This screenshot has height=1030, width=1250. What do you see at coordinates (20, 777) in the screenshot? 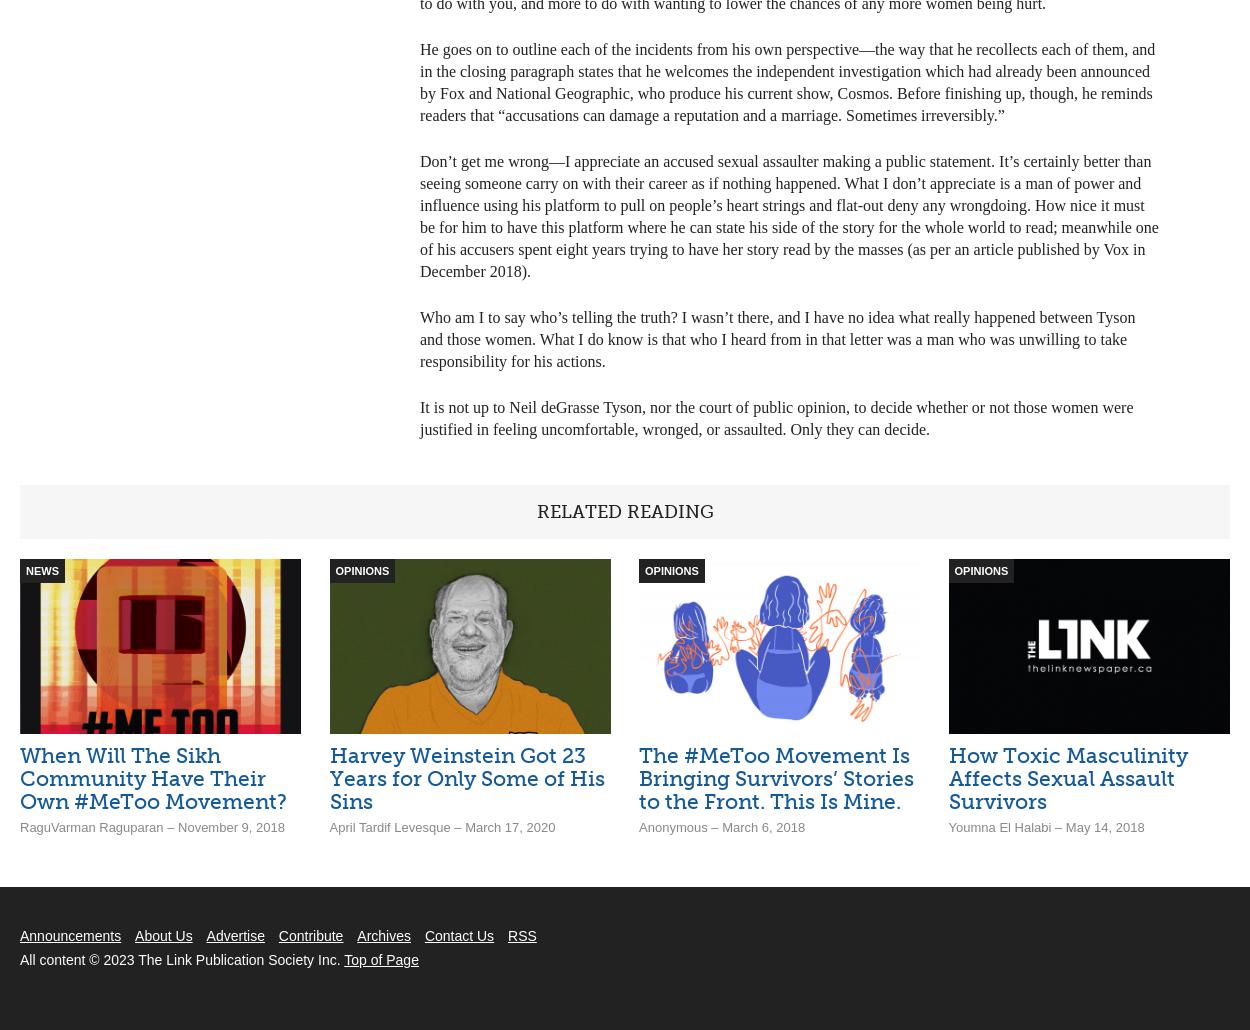
I see `'When Will The Sikh Community Have Their Own #MeToo Movement?'` at bounding box center [20, 777].